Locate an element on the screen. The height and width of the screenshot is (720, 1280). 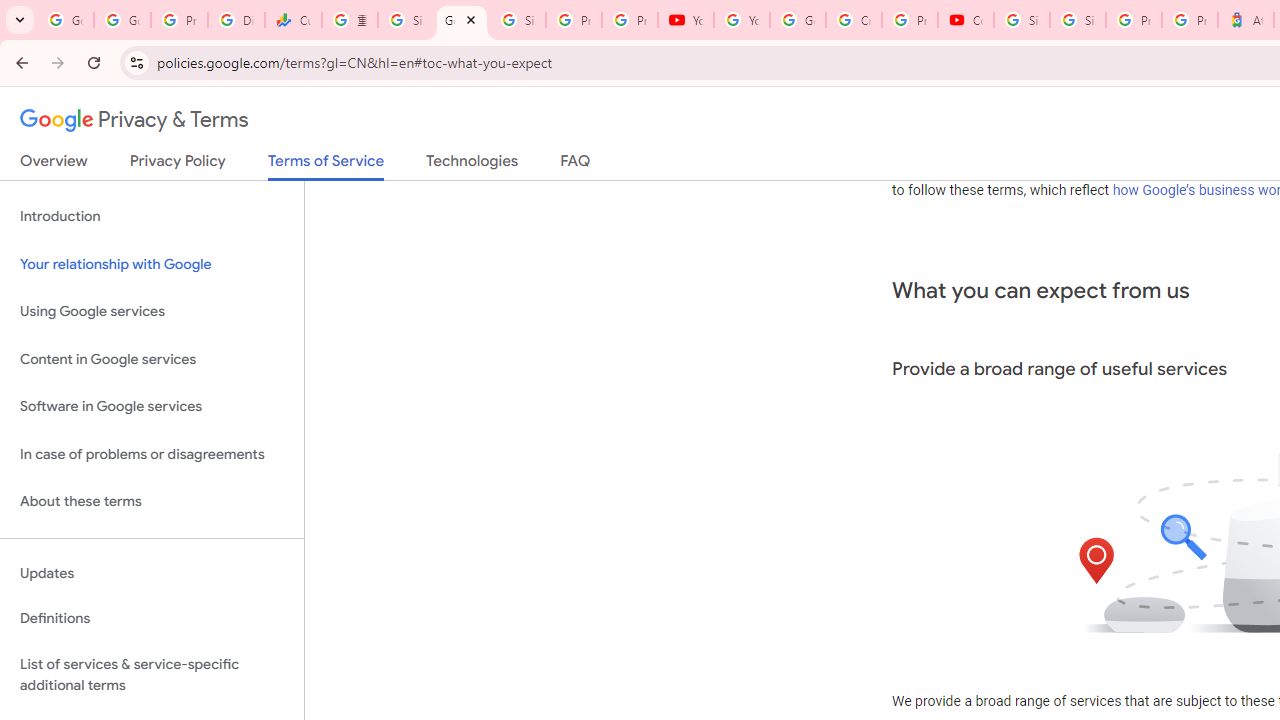
'Updates' is located at coordinates (151, 573).